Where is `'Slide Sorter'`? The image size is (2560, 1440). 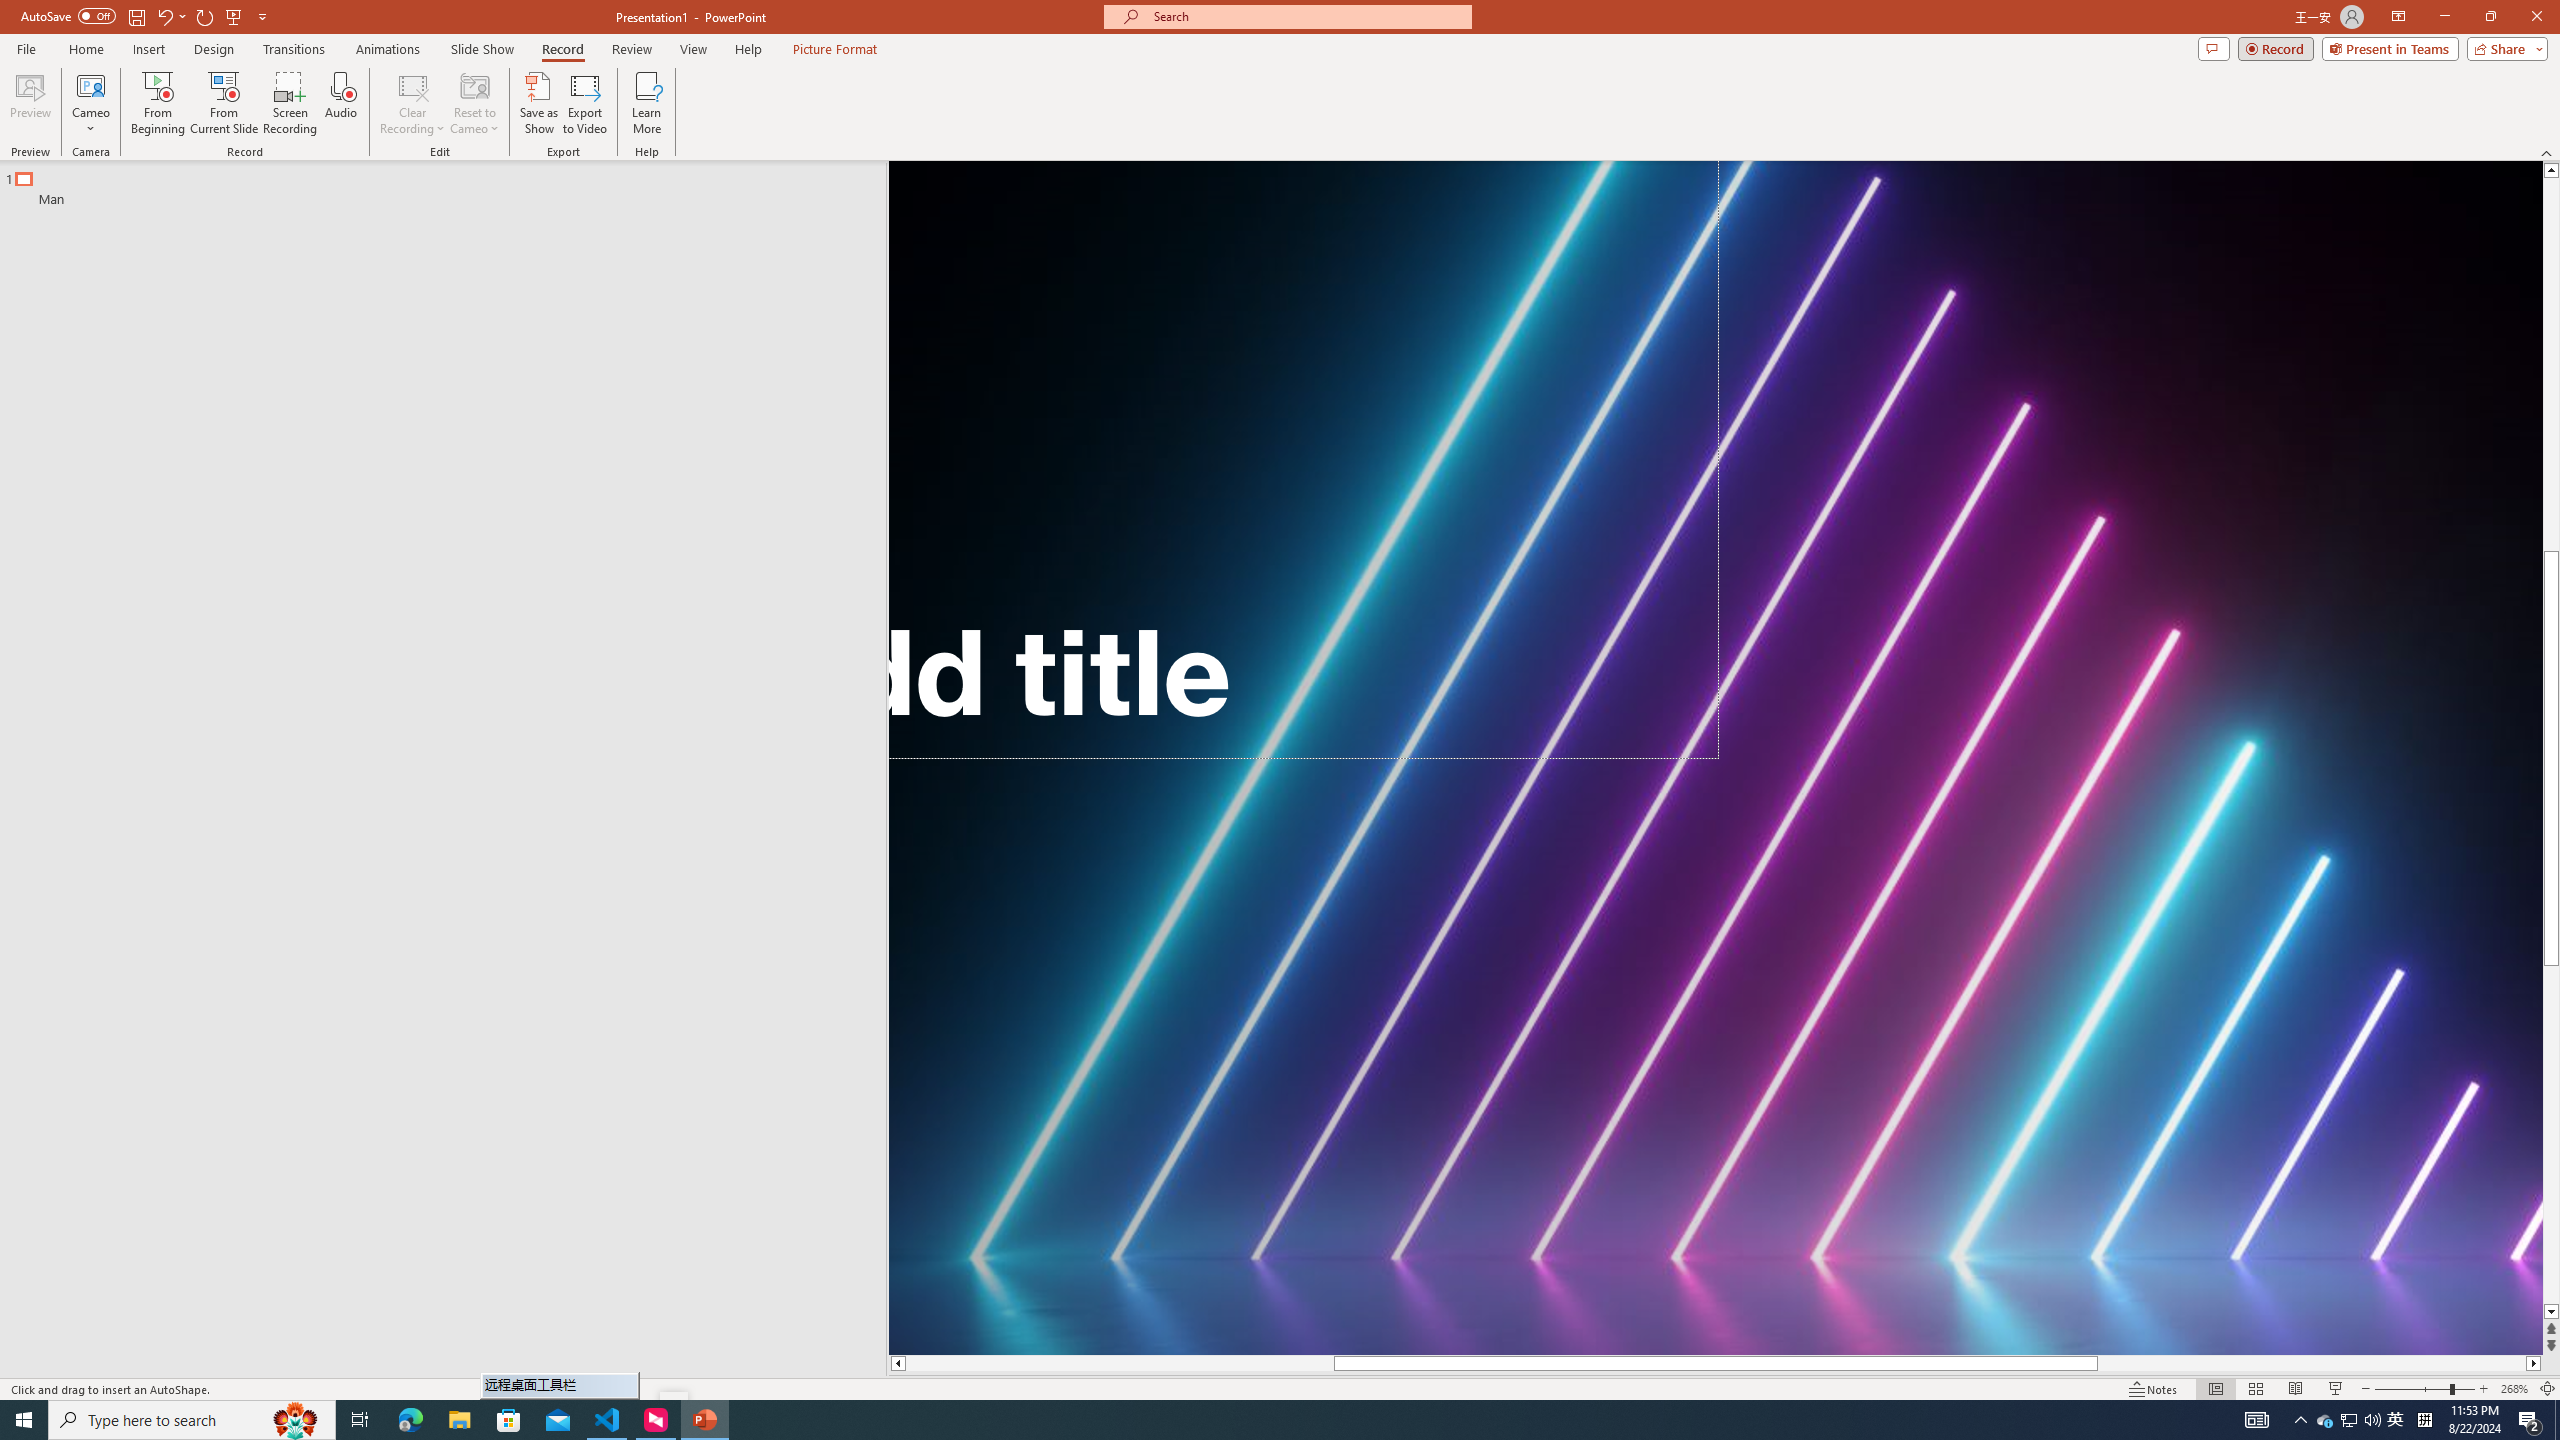 'Slide Sorter' is located at coordinates (2254, 1389).